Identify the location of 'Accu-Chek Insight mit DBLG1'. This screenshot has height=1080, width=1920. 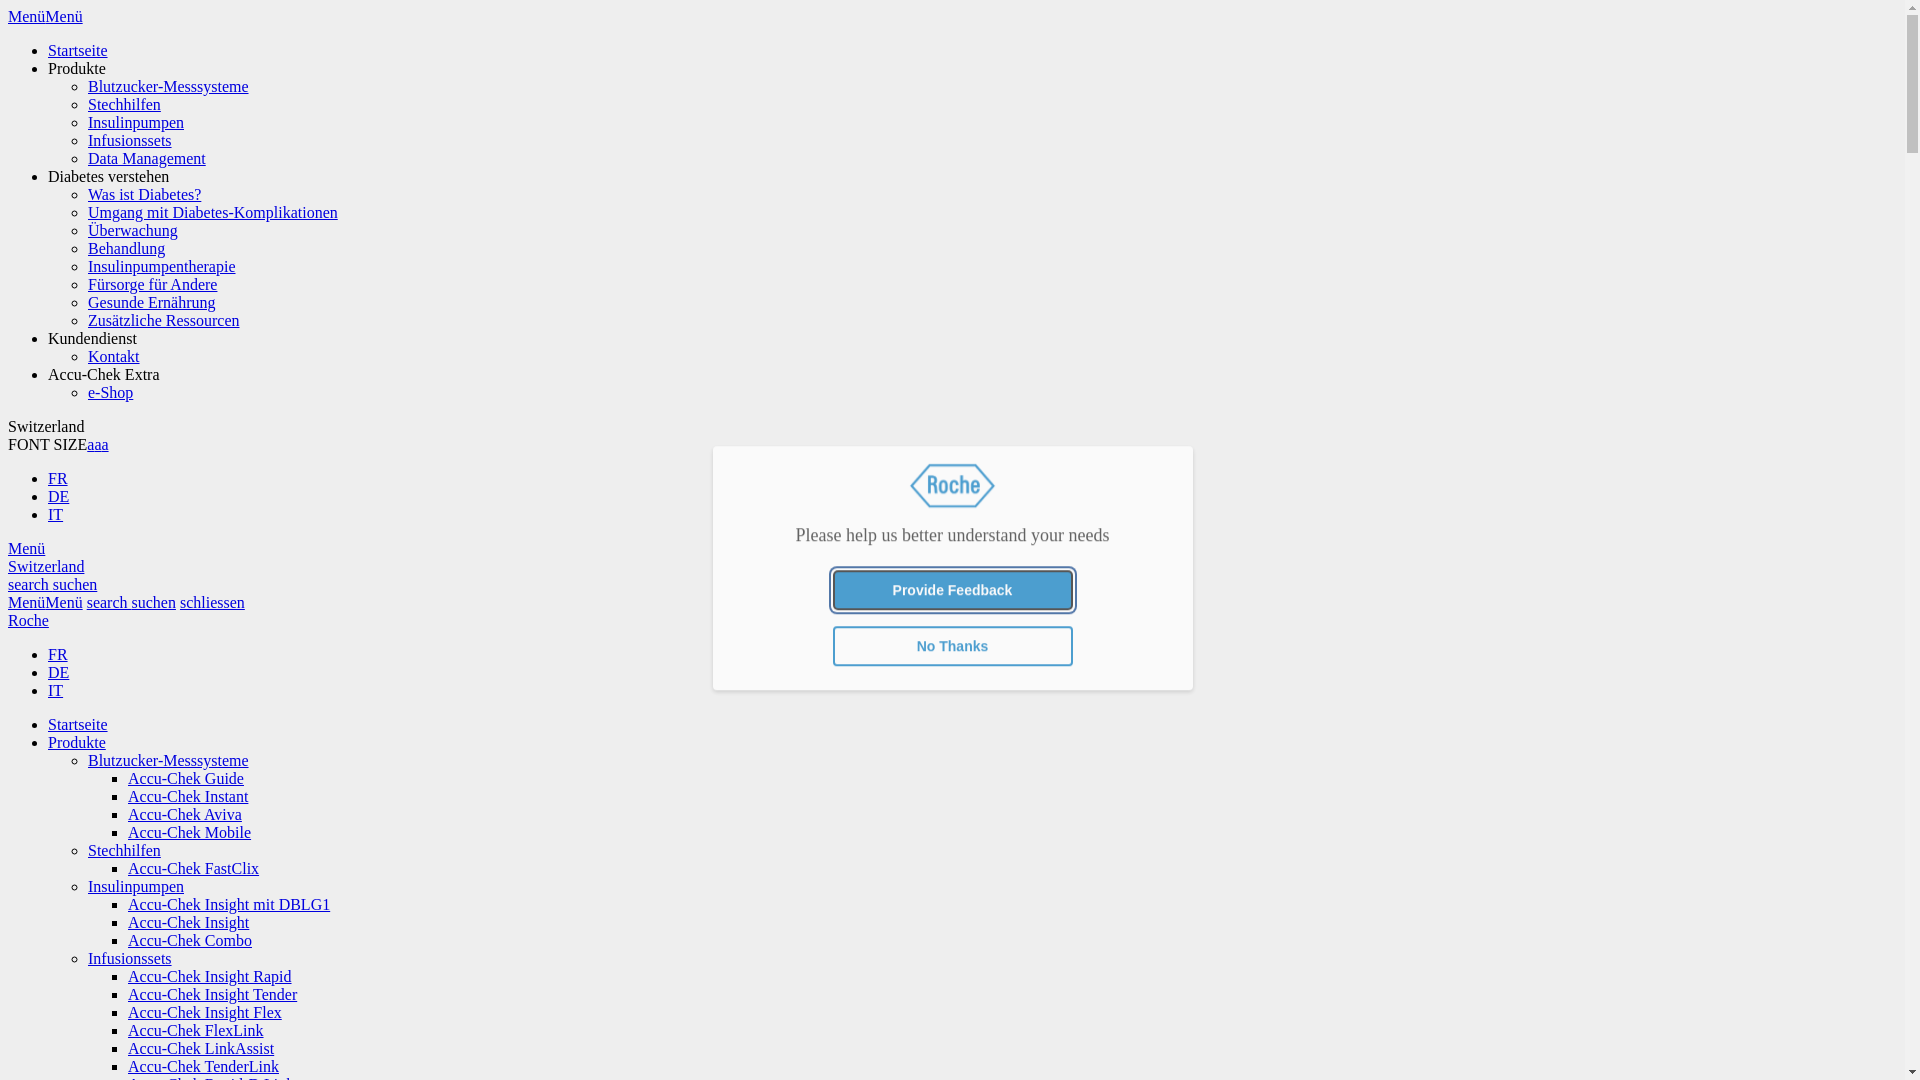
(127, 904).